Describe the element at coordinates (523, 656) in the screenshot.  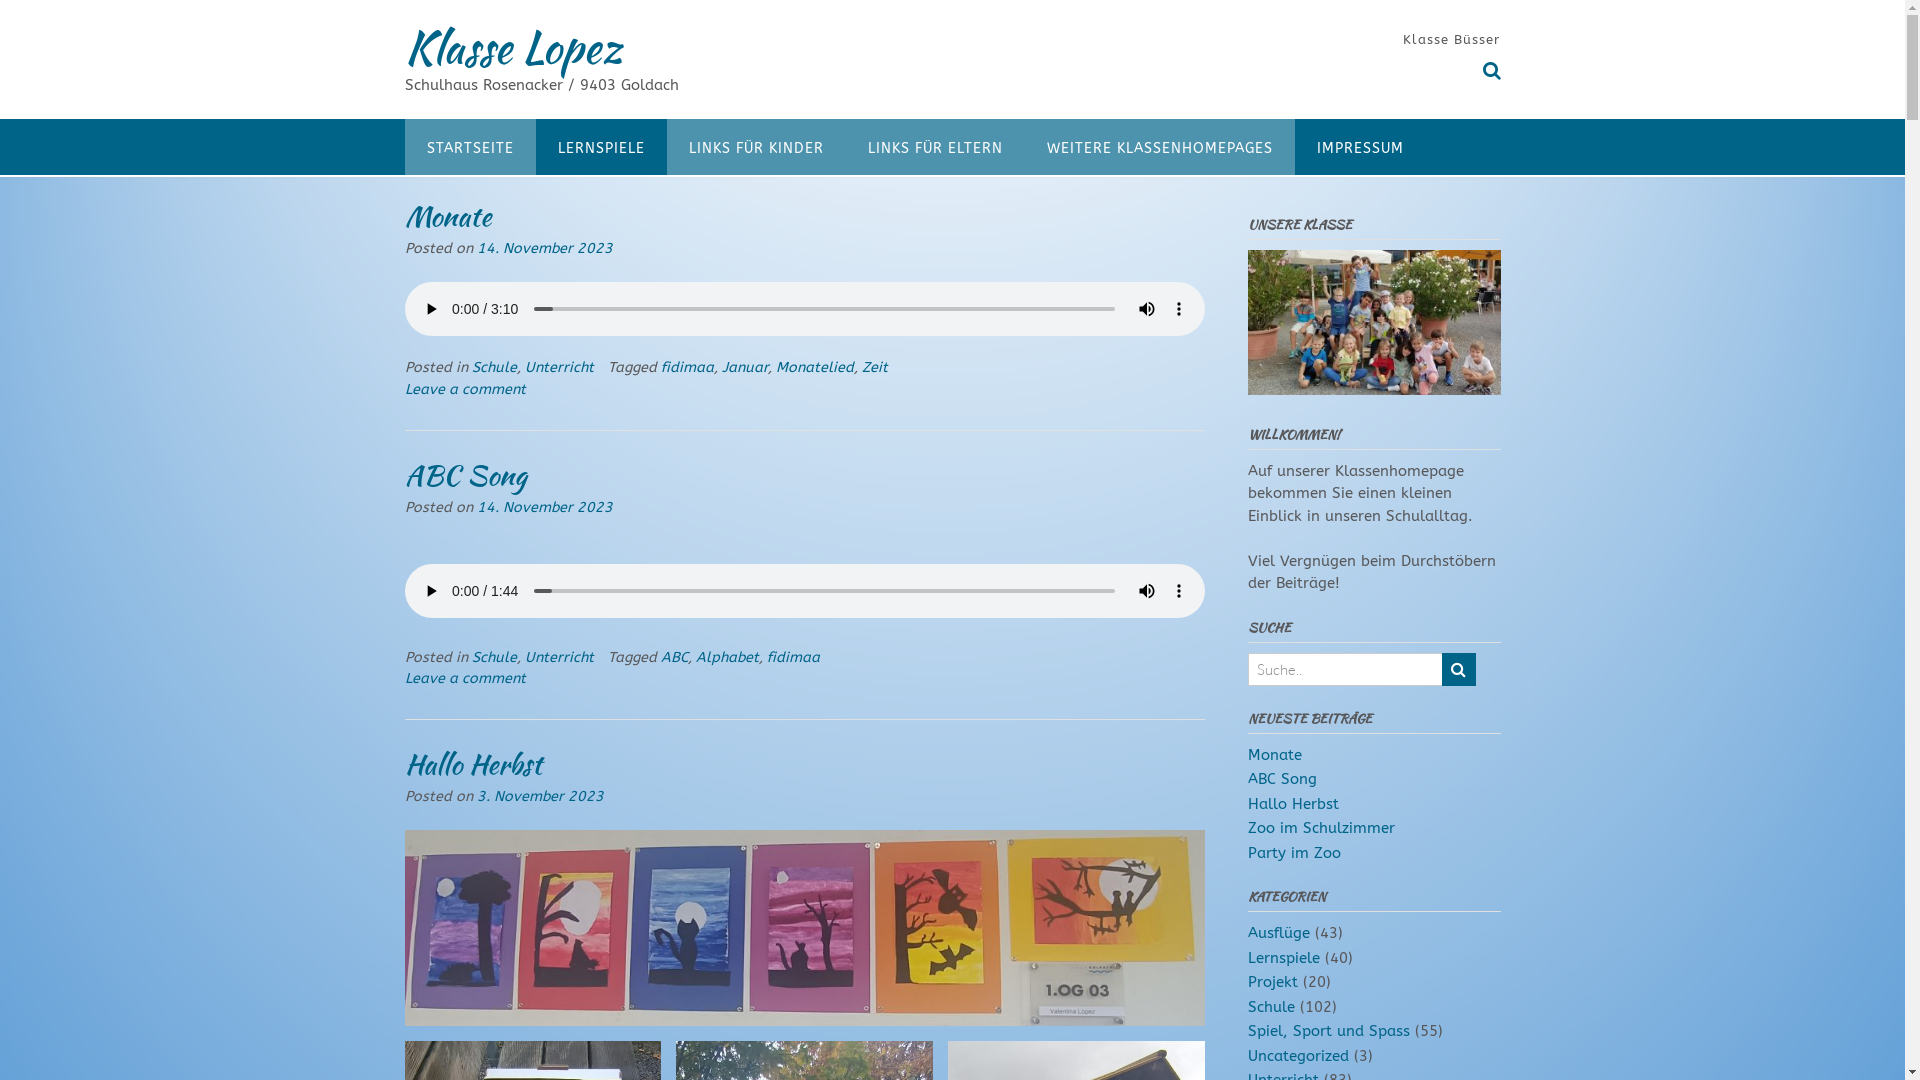
I see `'Unterricht'` at that location.